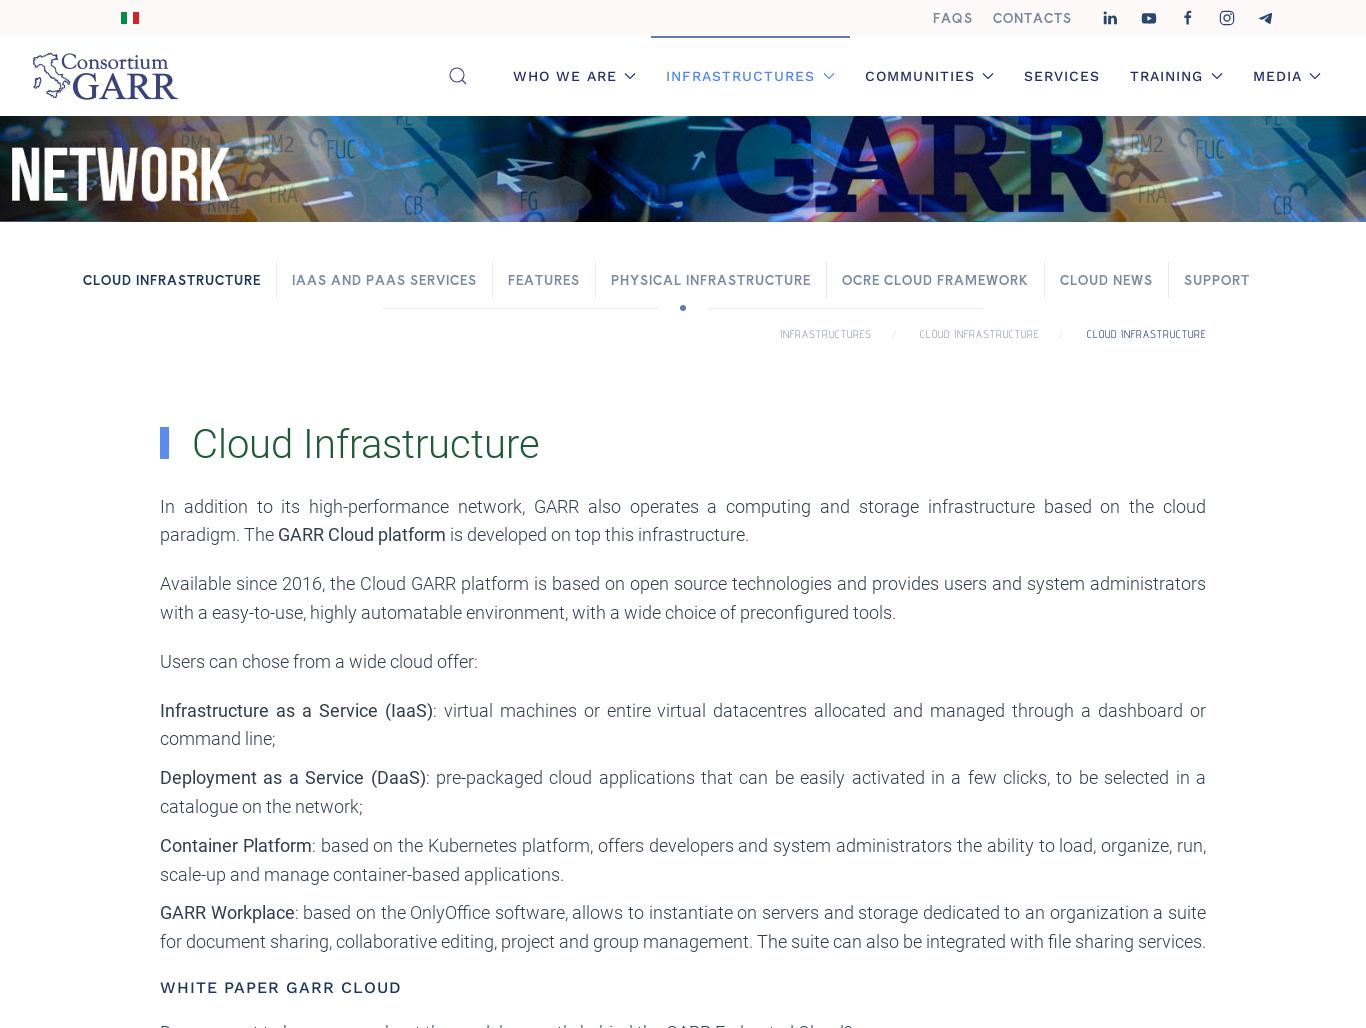  What do you see at coordinates (280, 986) in the screenshot?
I see `'White paper GARR Cloud'` at bounding box center [280, 986].